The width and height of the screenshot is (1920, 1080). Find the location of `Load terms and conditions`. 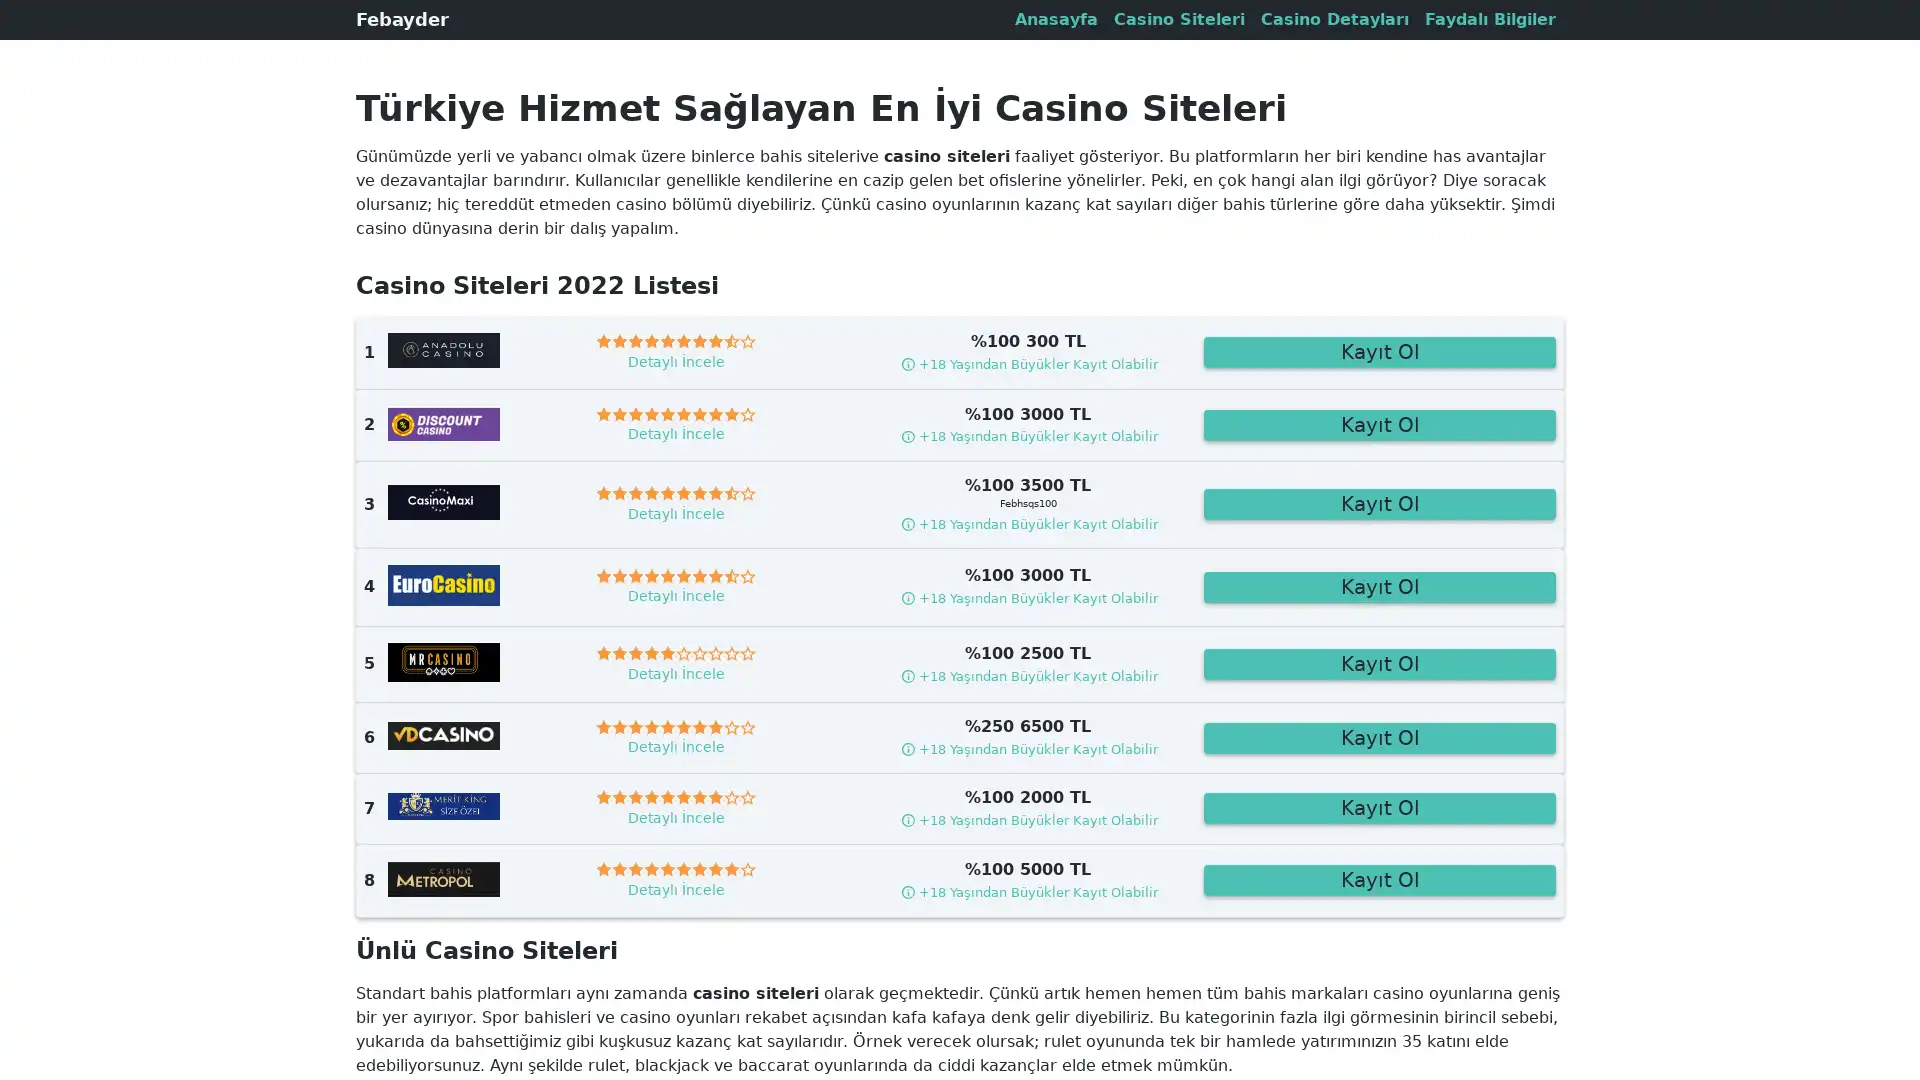

Load terms and conditions is located at coordinates (1027, 597).